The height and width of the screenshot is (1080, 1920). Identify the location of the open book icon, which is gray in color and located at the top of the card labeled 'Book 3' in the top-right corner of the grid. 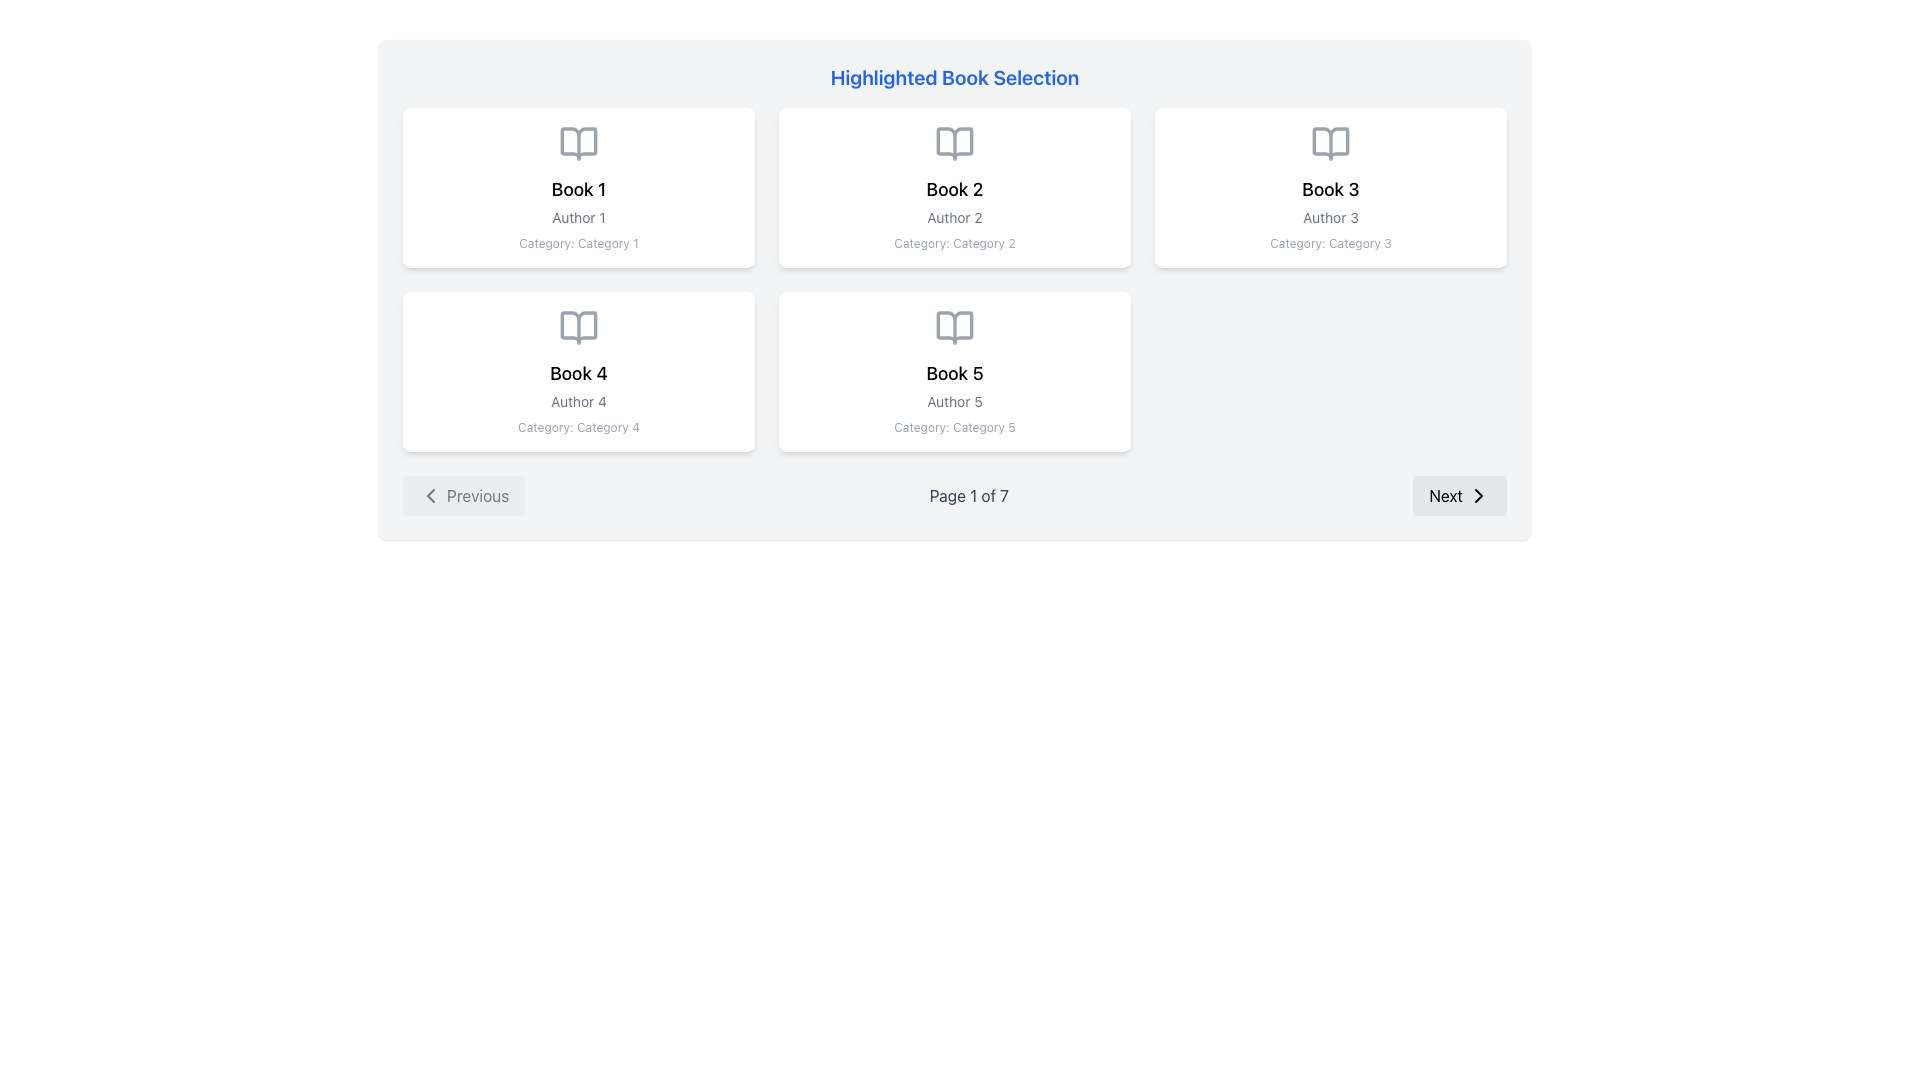
(1330, 142).